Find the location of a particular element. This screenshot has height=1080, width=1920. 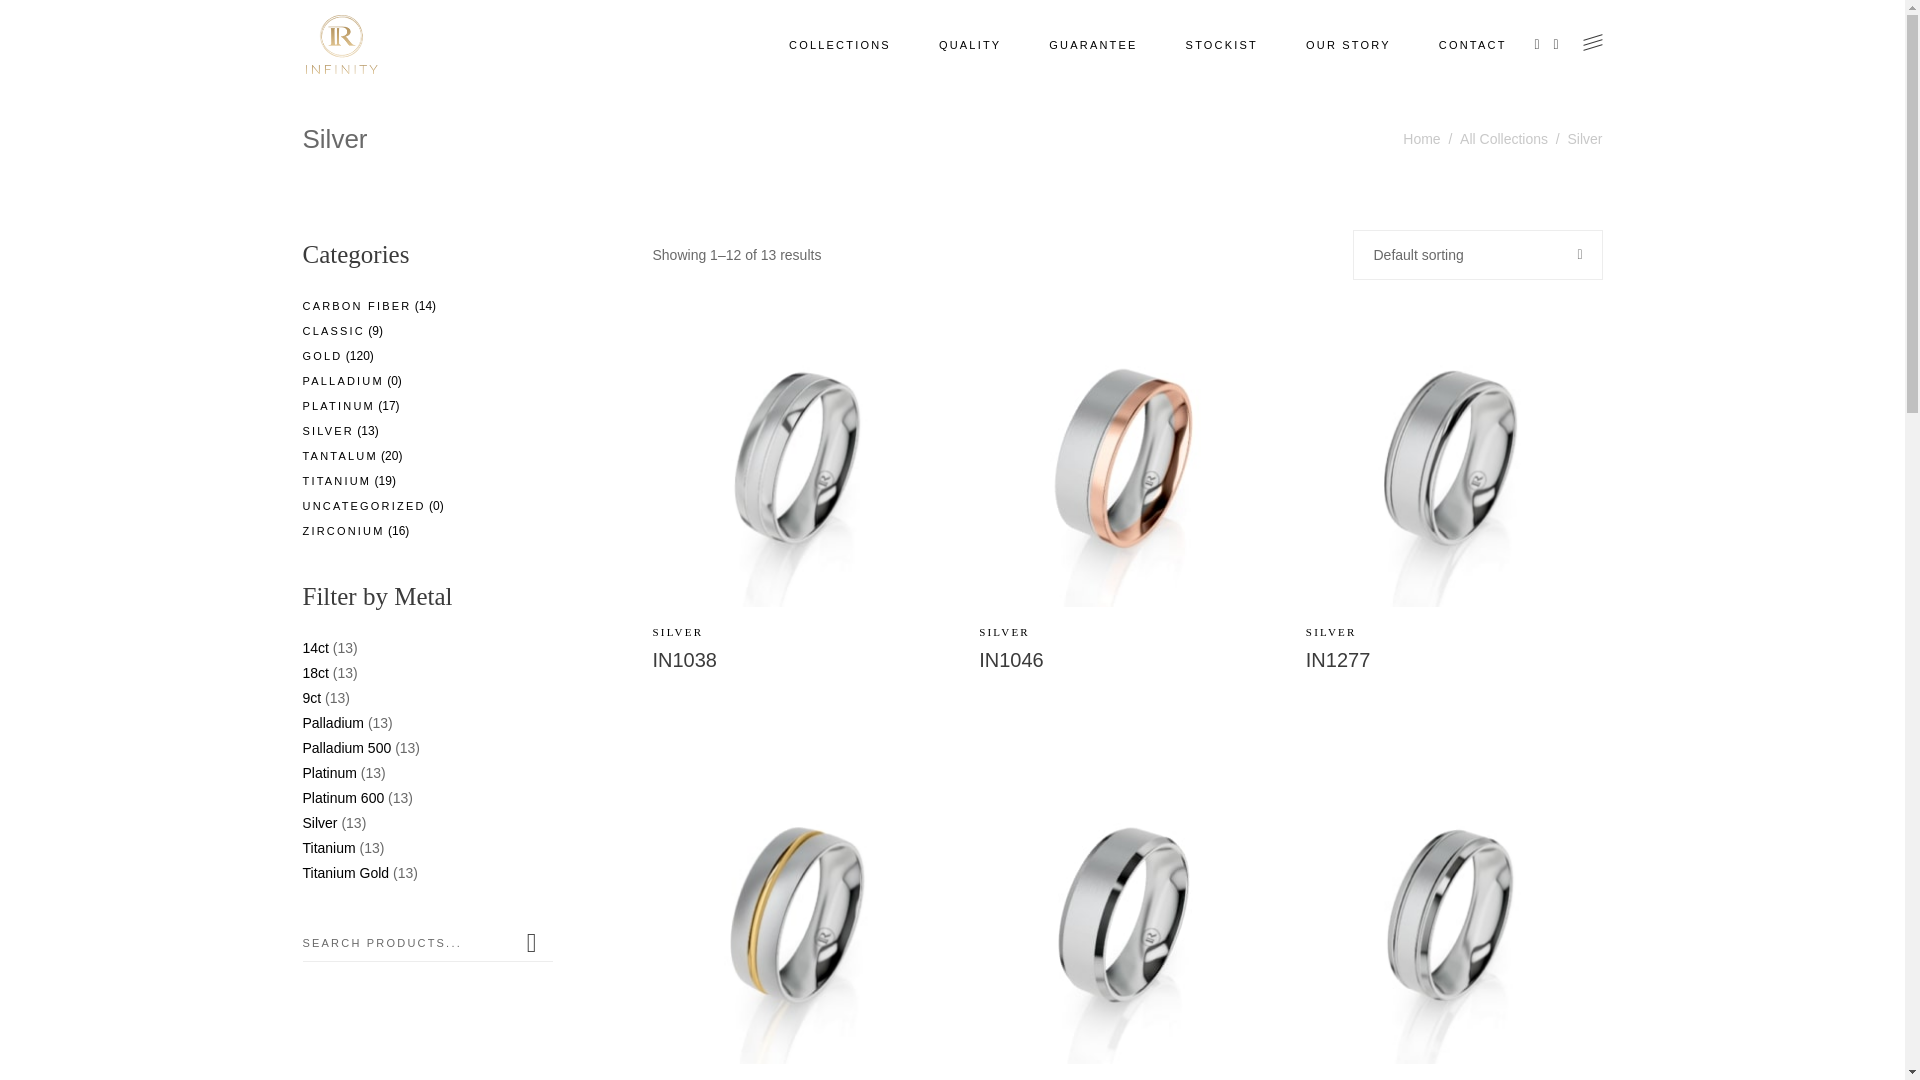

'PALLADIUM' is located at coordinates (342, 381).